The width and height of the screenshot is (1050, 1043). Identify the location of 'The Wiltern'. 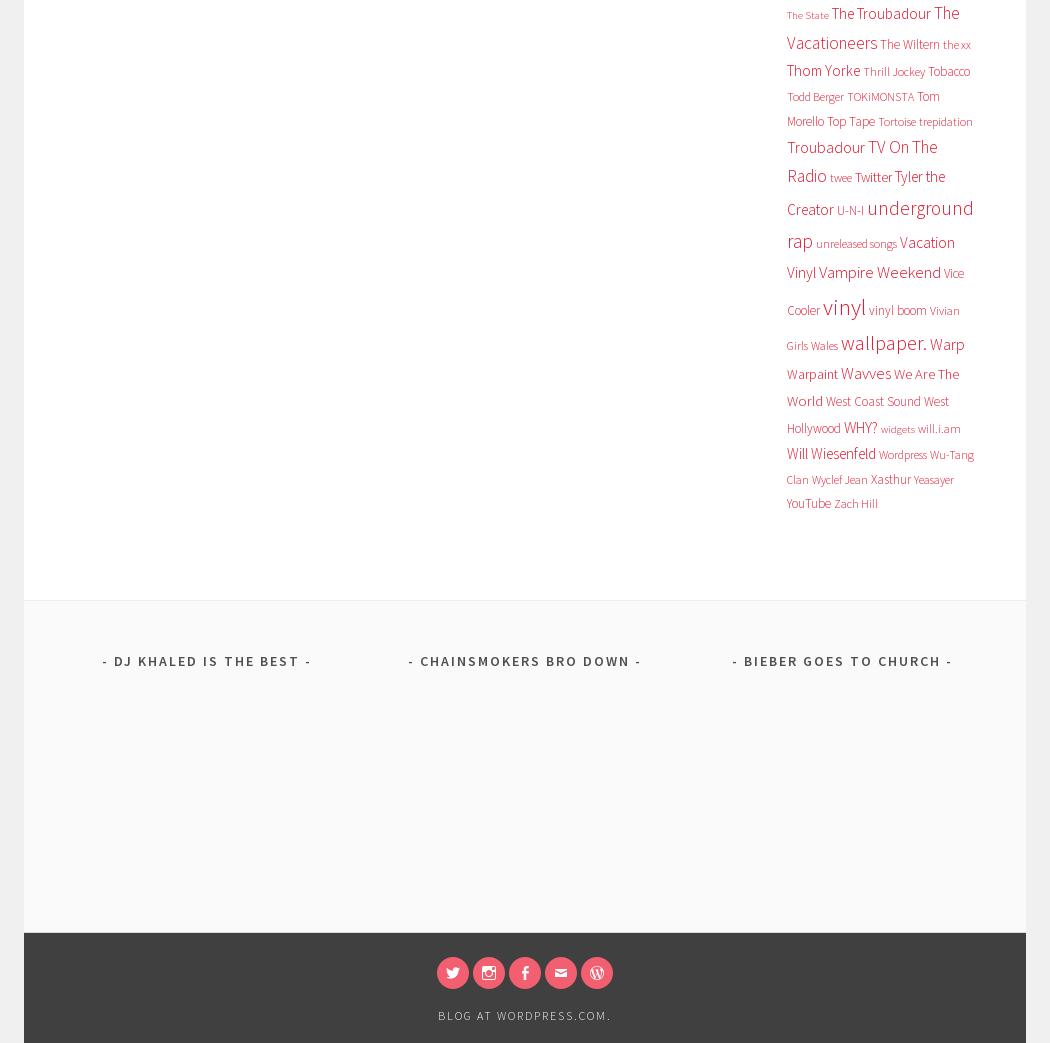
(908, 42).